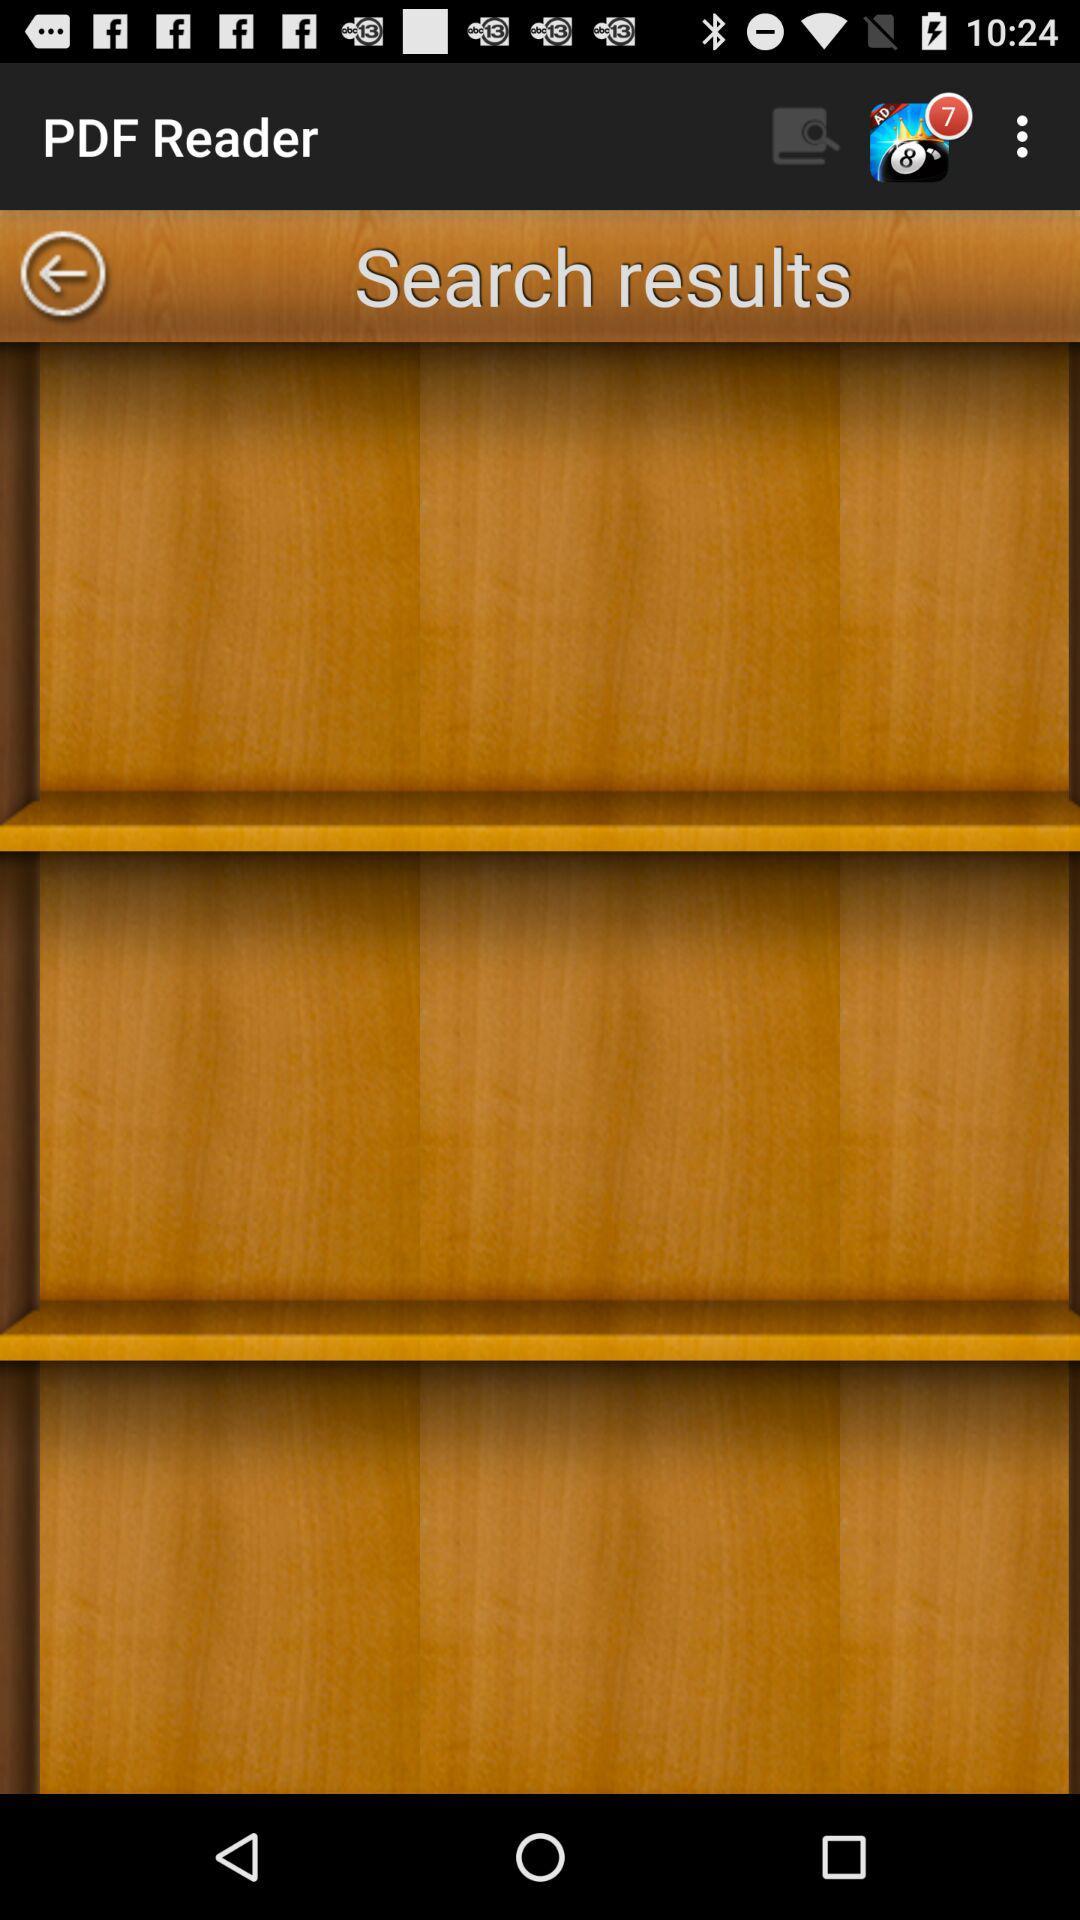 The height and width of the screenshot is (1920, 1080). I want to click on book shelf, so click(540, 1067).